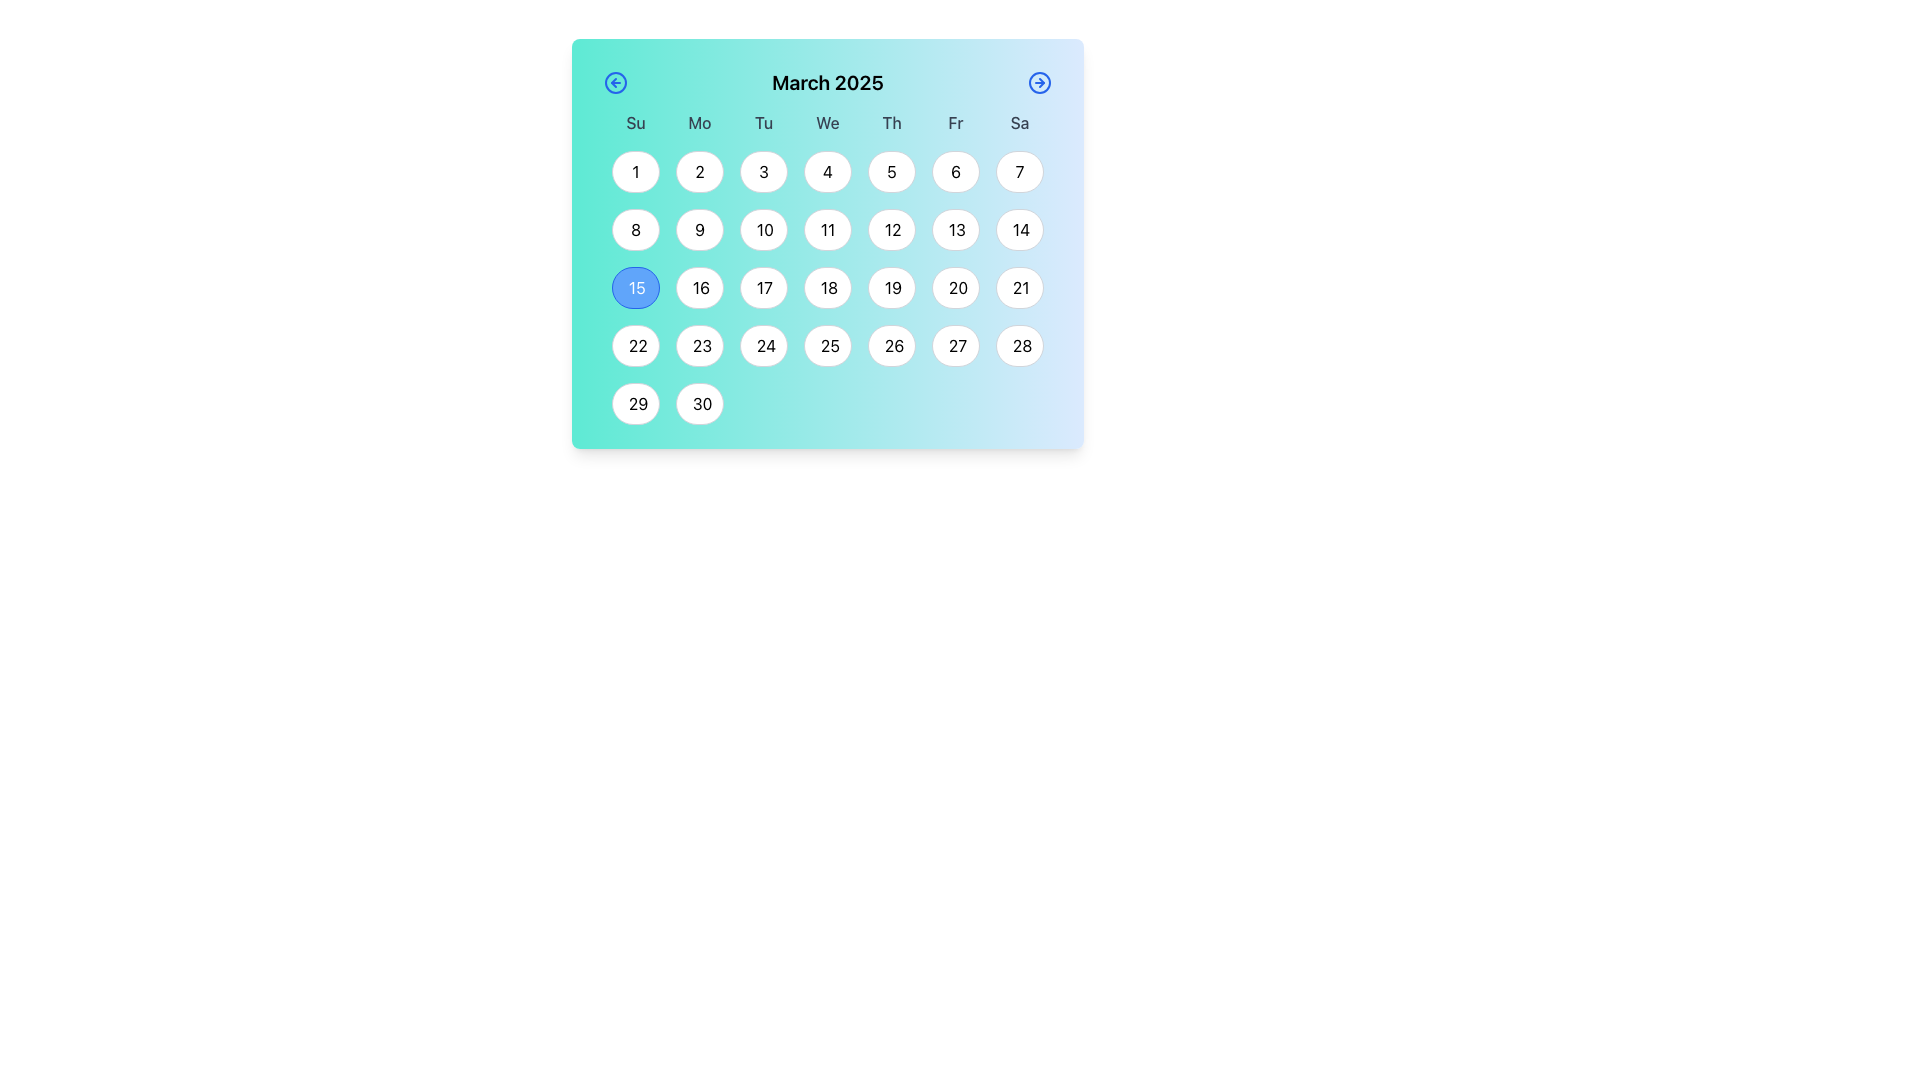 This screenshot has width=1920, height=1080. I want to click on the circular blue icon button with a thin outline, located at the top-right corner of the calendar interface, so click(1040, 82).